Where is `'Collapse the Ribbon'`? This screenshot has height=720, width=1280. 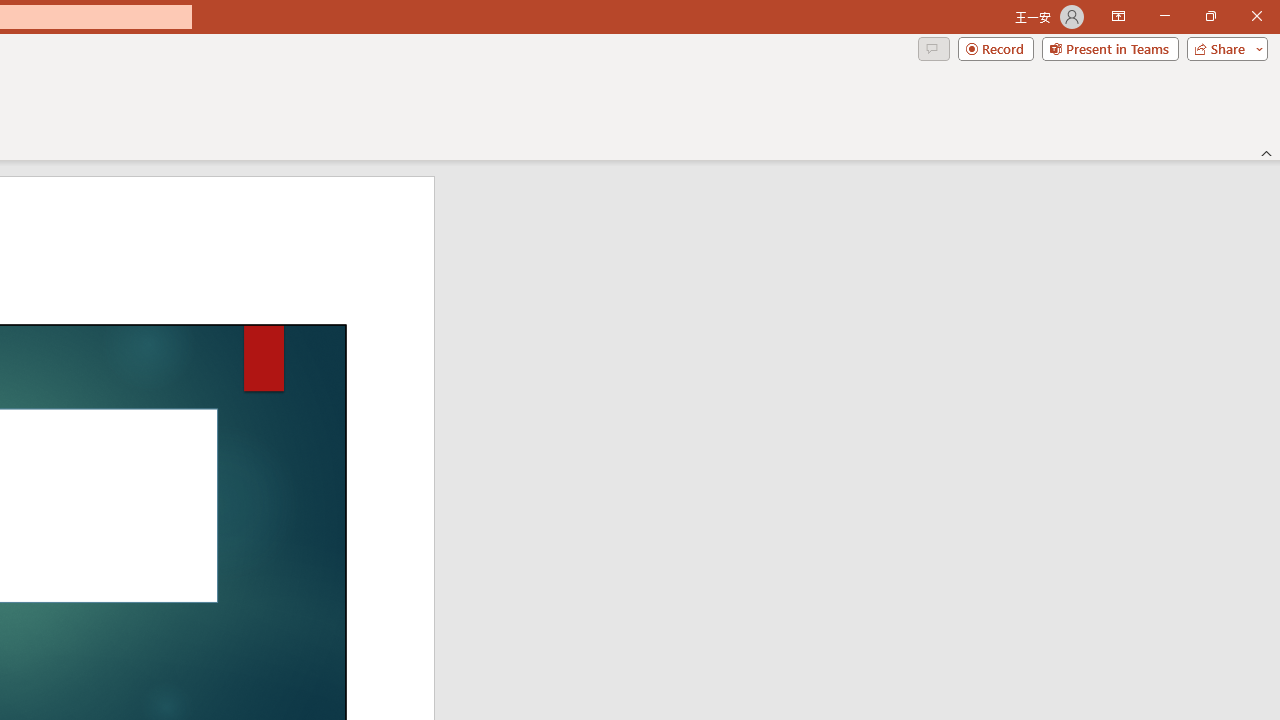
'Collapse the Ribbon' is located at coordinates (1266, 152).